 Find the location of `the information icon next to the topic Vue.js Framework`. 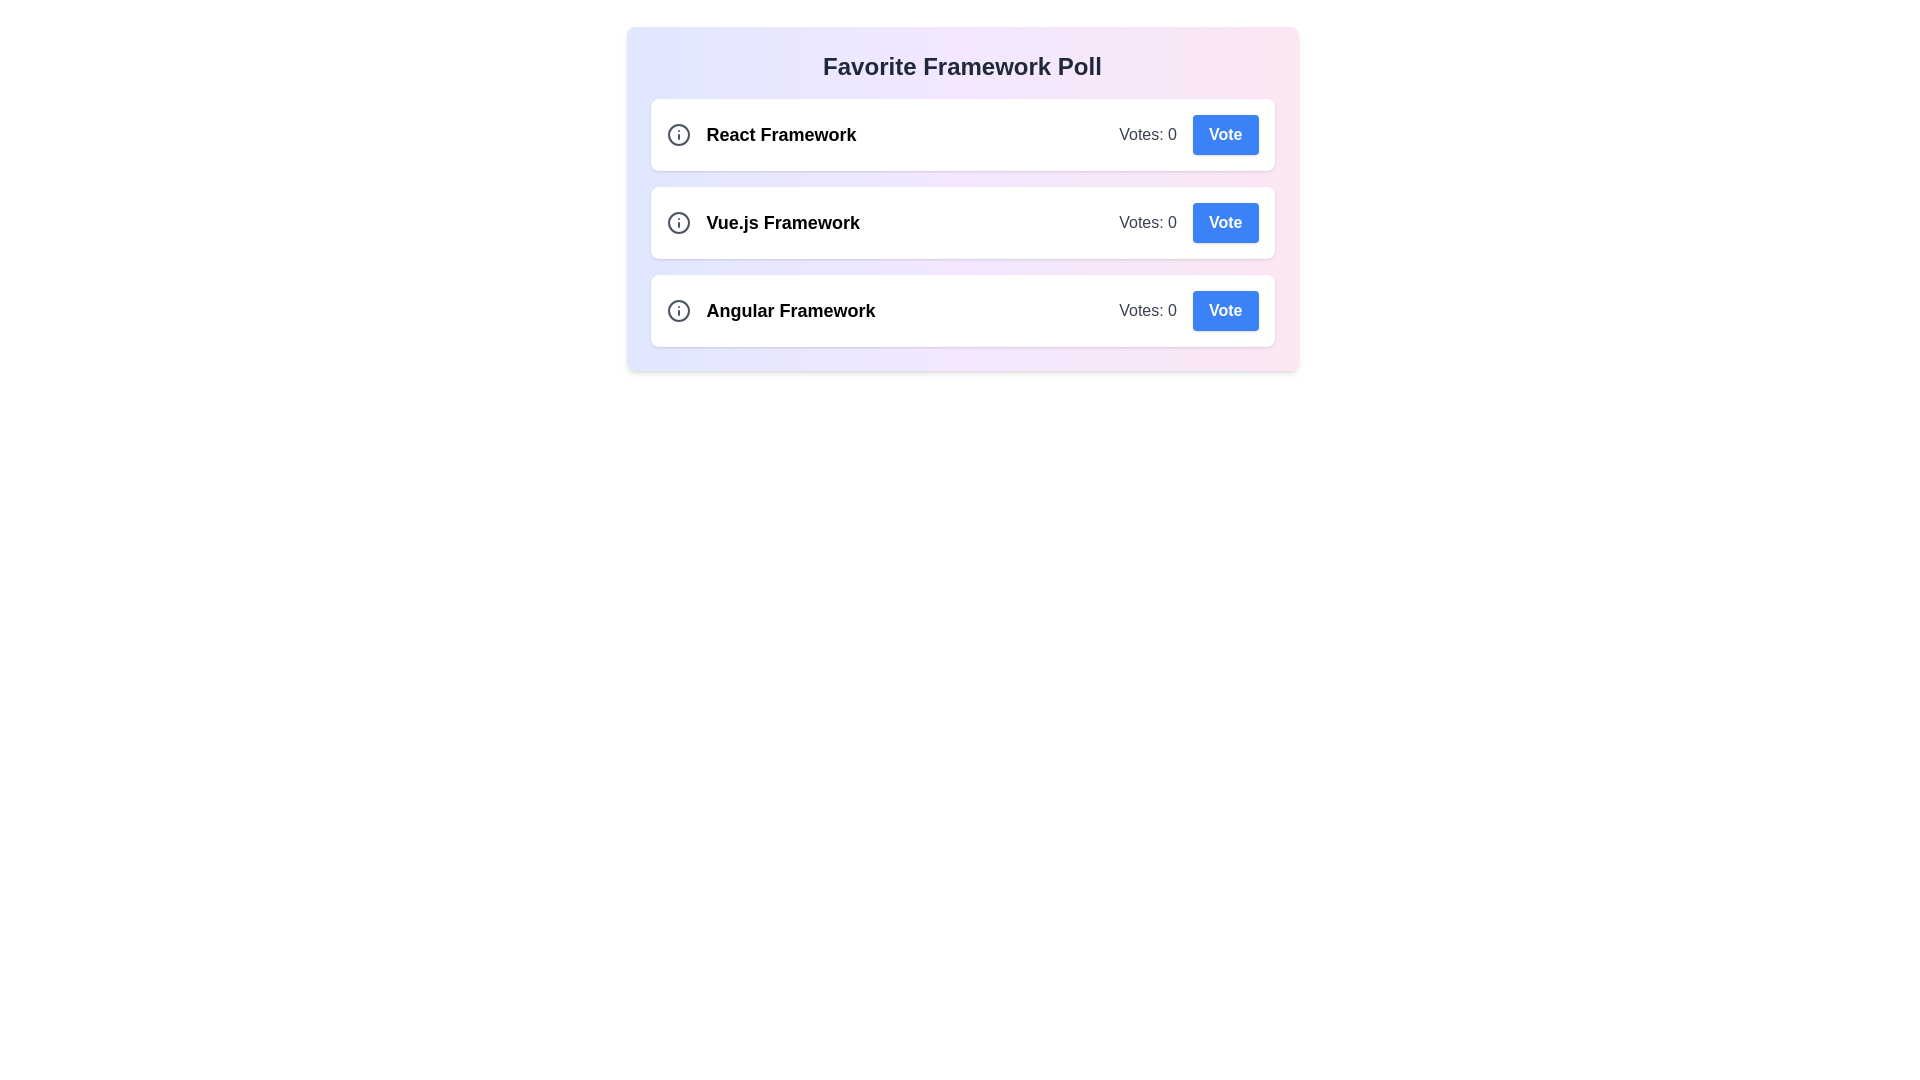

the information icon next to the topic Vue.js Framework is located at coordinates (678, 223).